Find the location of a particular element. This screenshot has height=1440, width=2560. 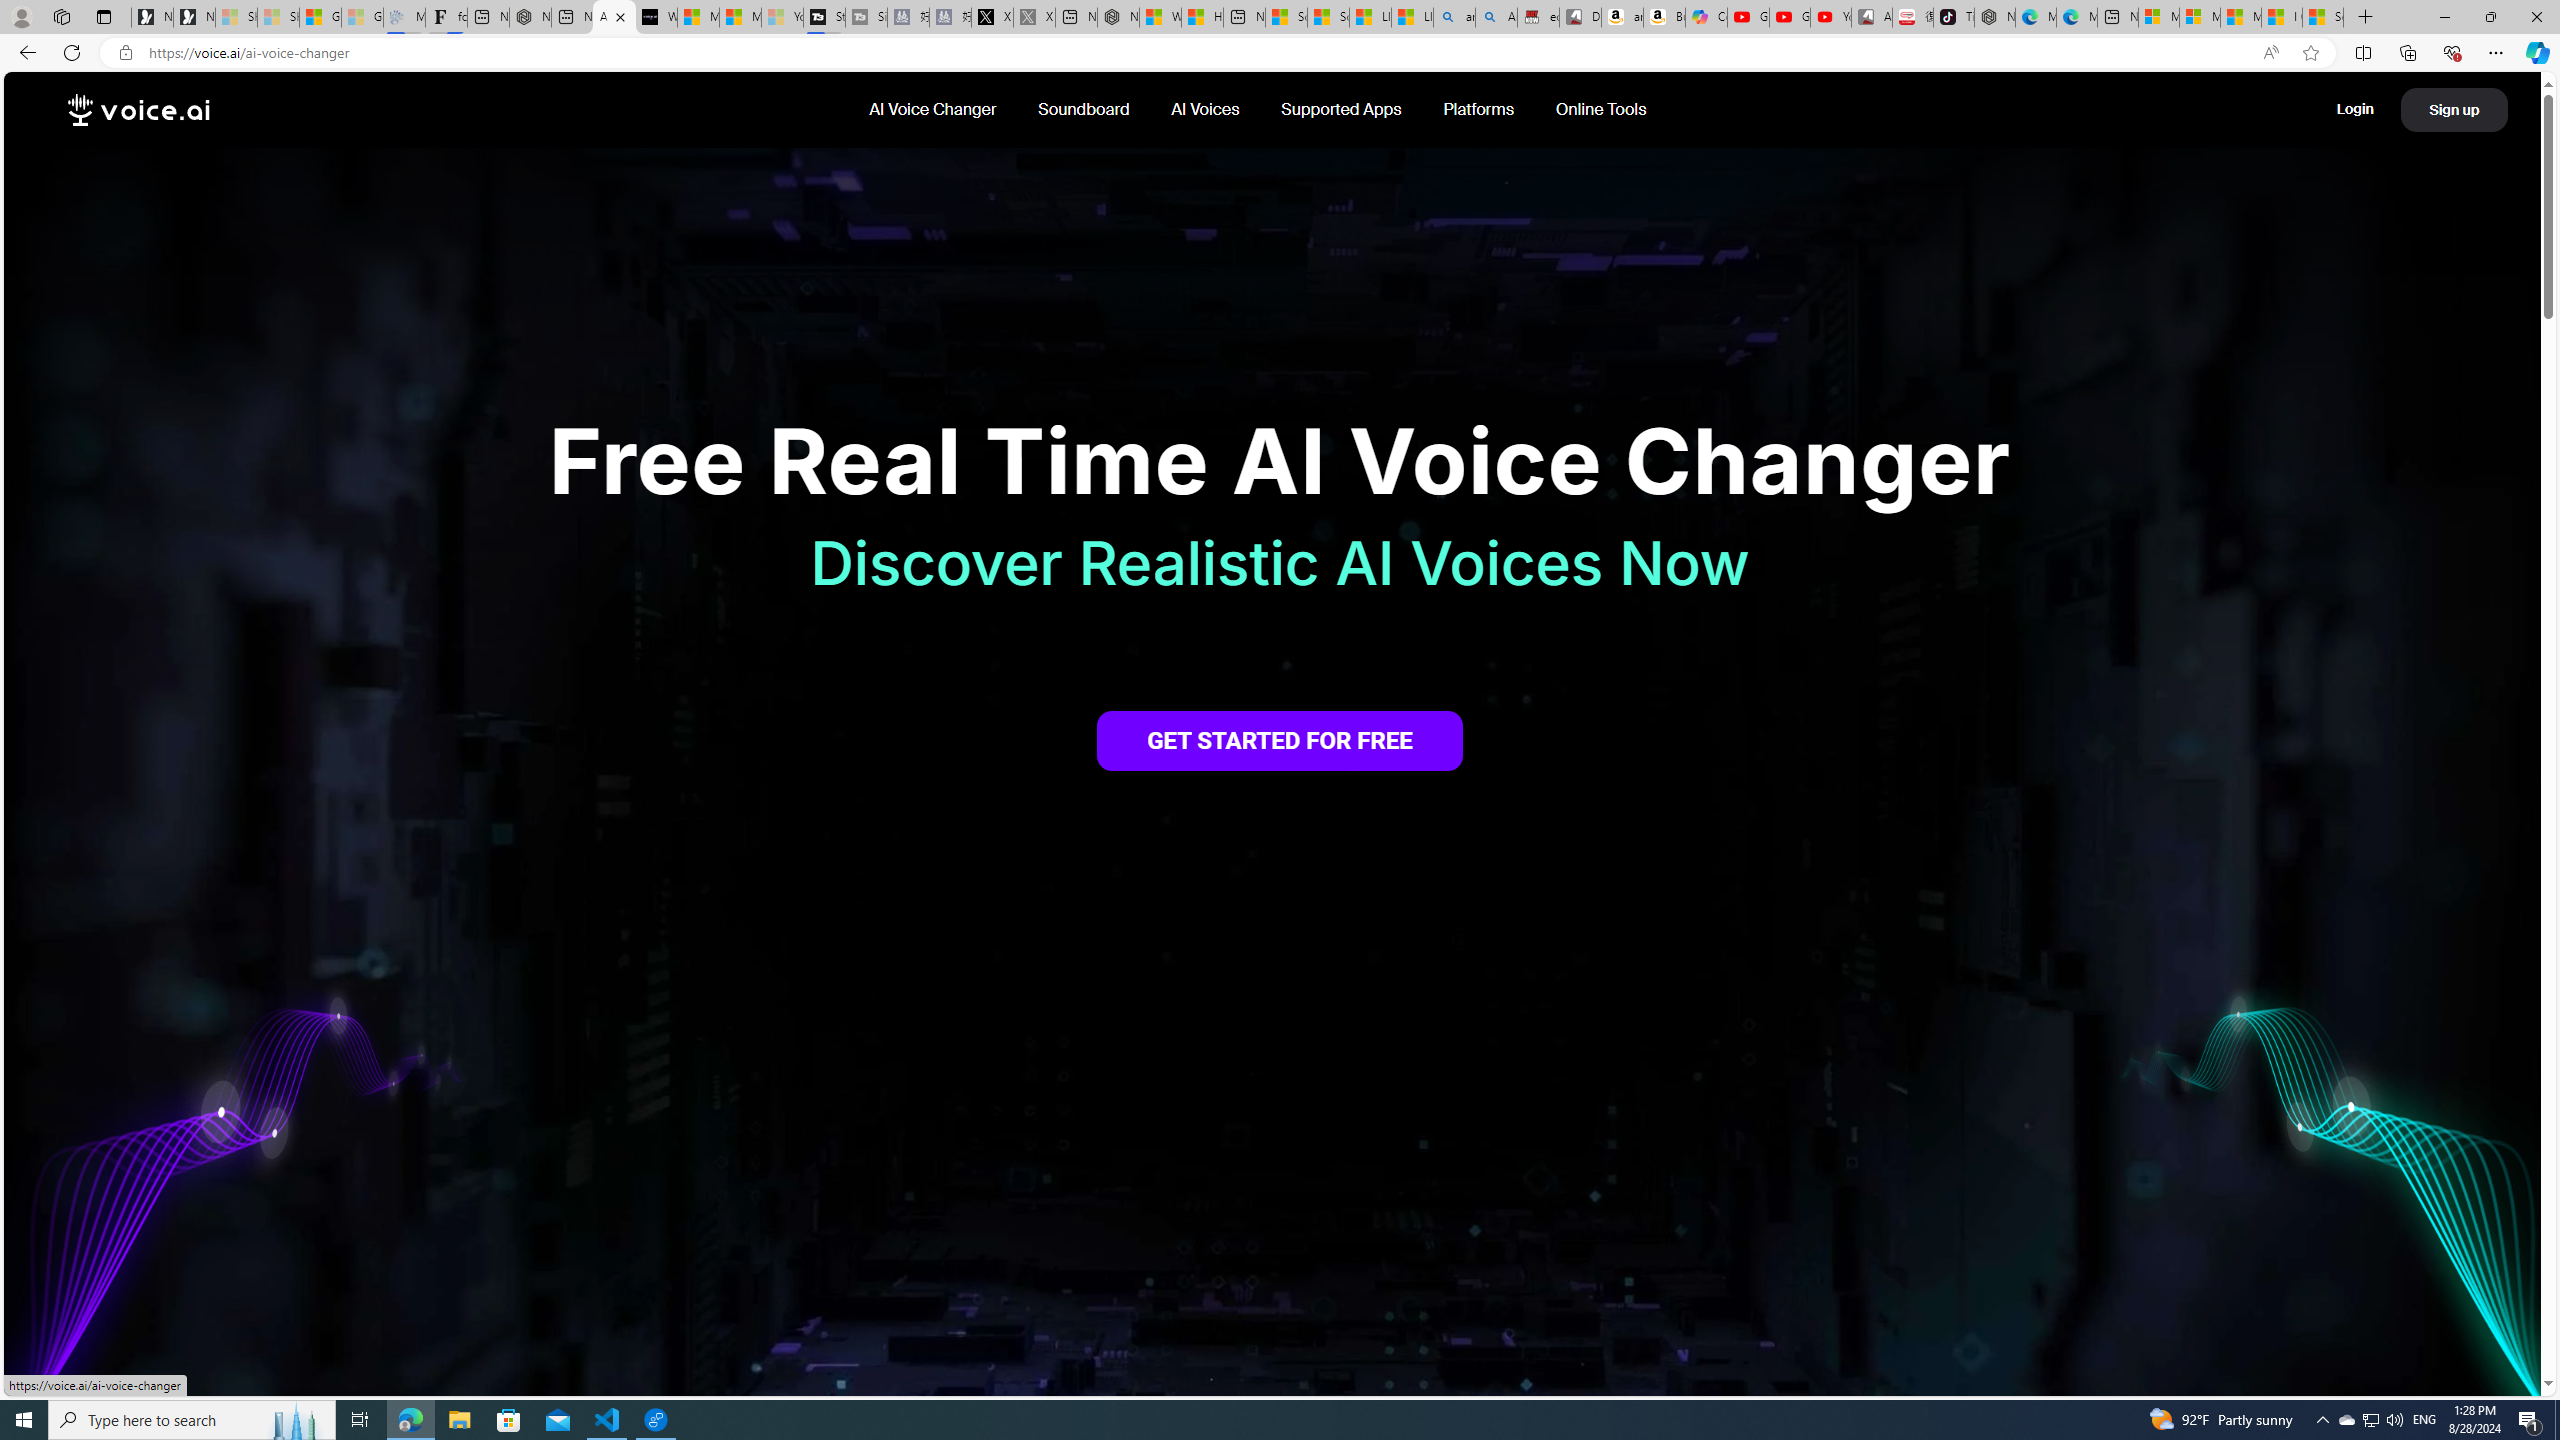

'AI Voice Changer ' is located at coordinates (933, 108).